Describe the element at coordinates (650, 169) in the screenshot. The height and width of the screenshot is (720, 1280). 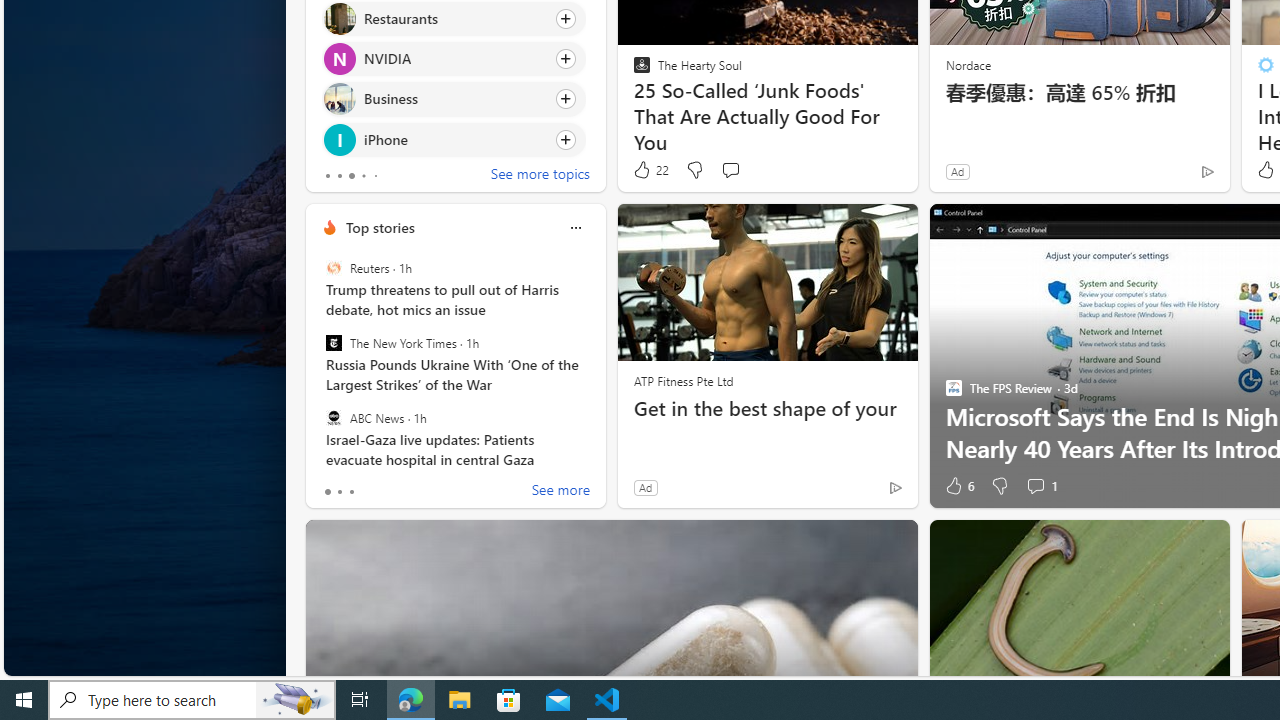
I see `'22 Like'` at that location.